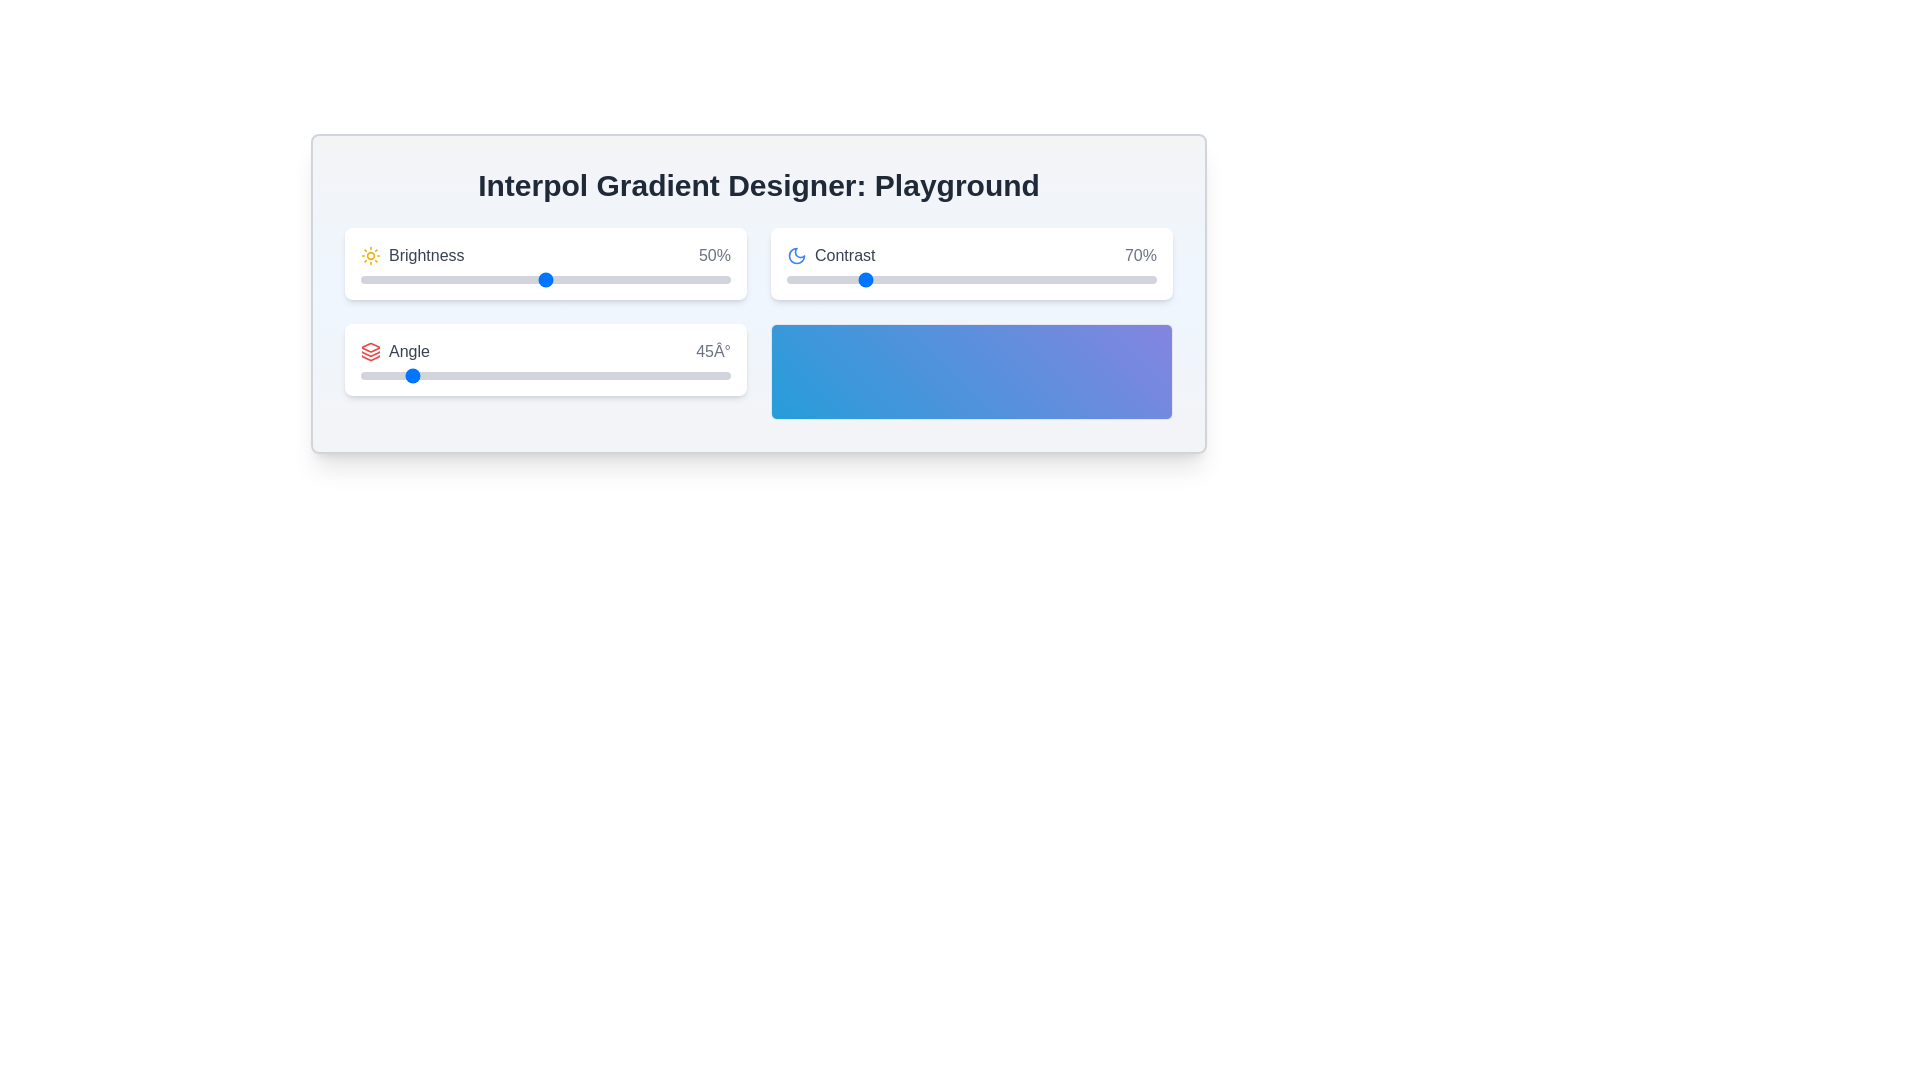  I want to click on the brightness icon located to the left of the 'Brightness' label in the interface, so click(370, 254).